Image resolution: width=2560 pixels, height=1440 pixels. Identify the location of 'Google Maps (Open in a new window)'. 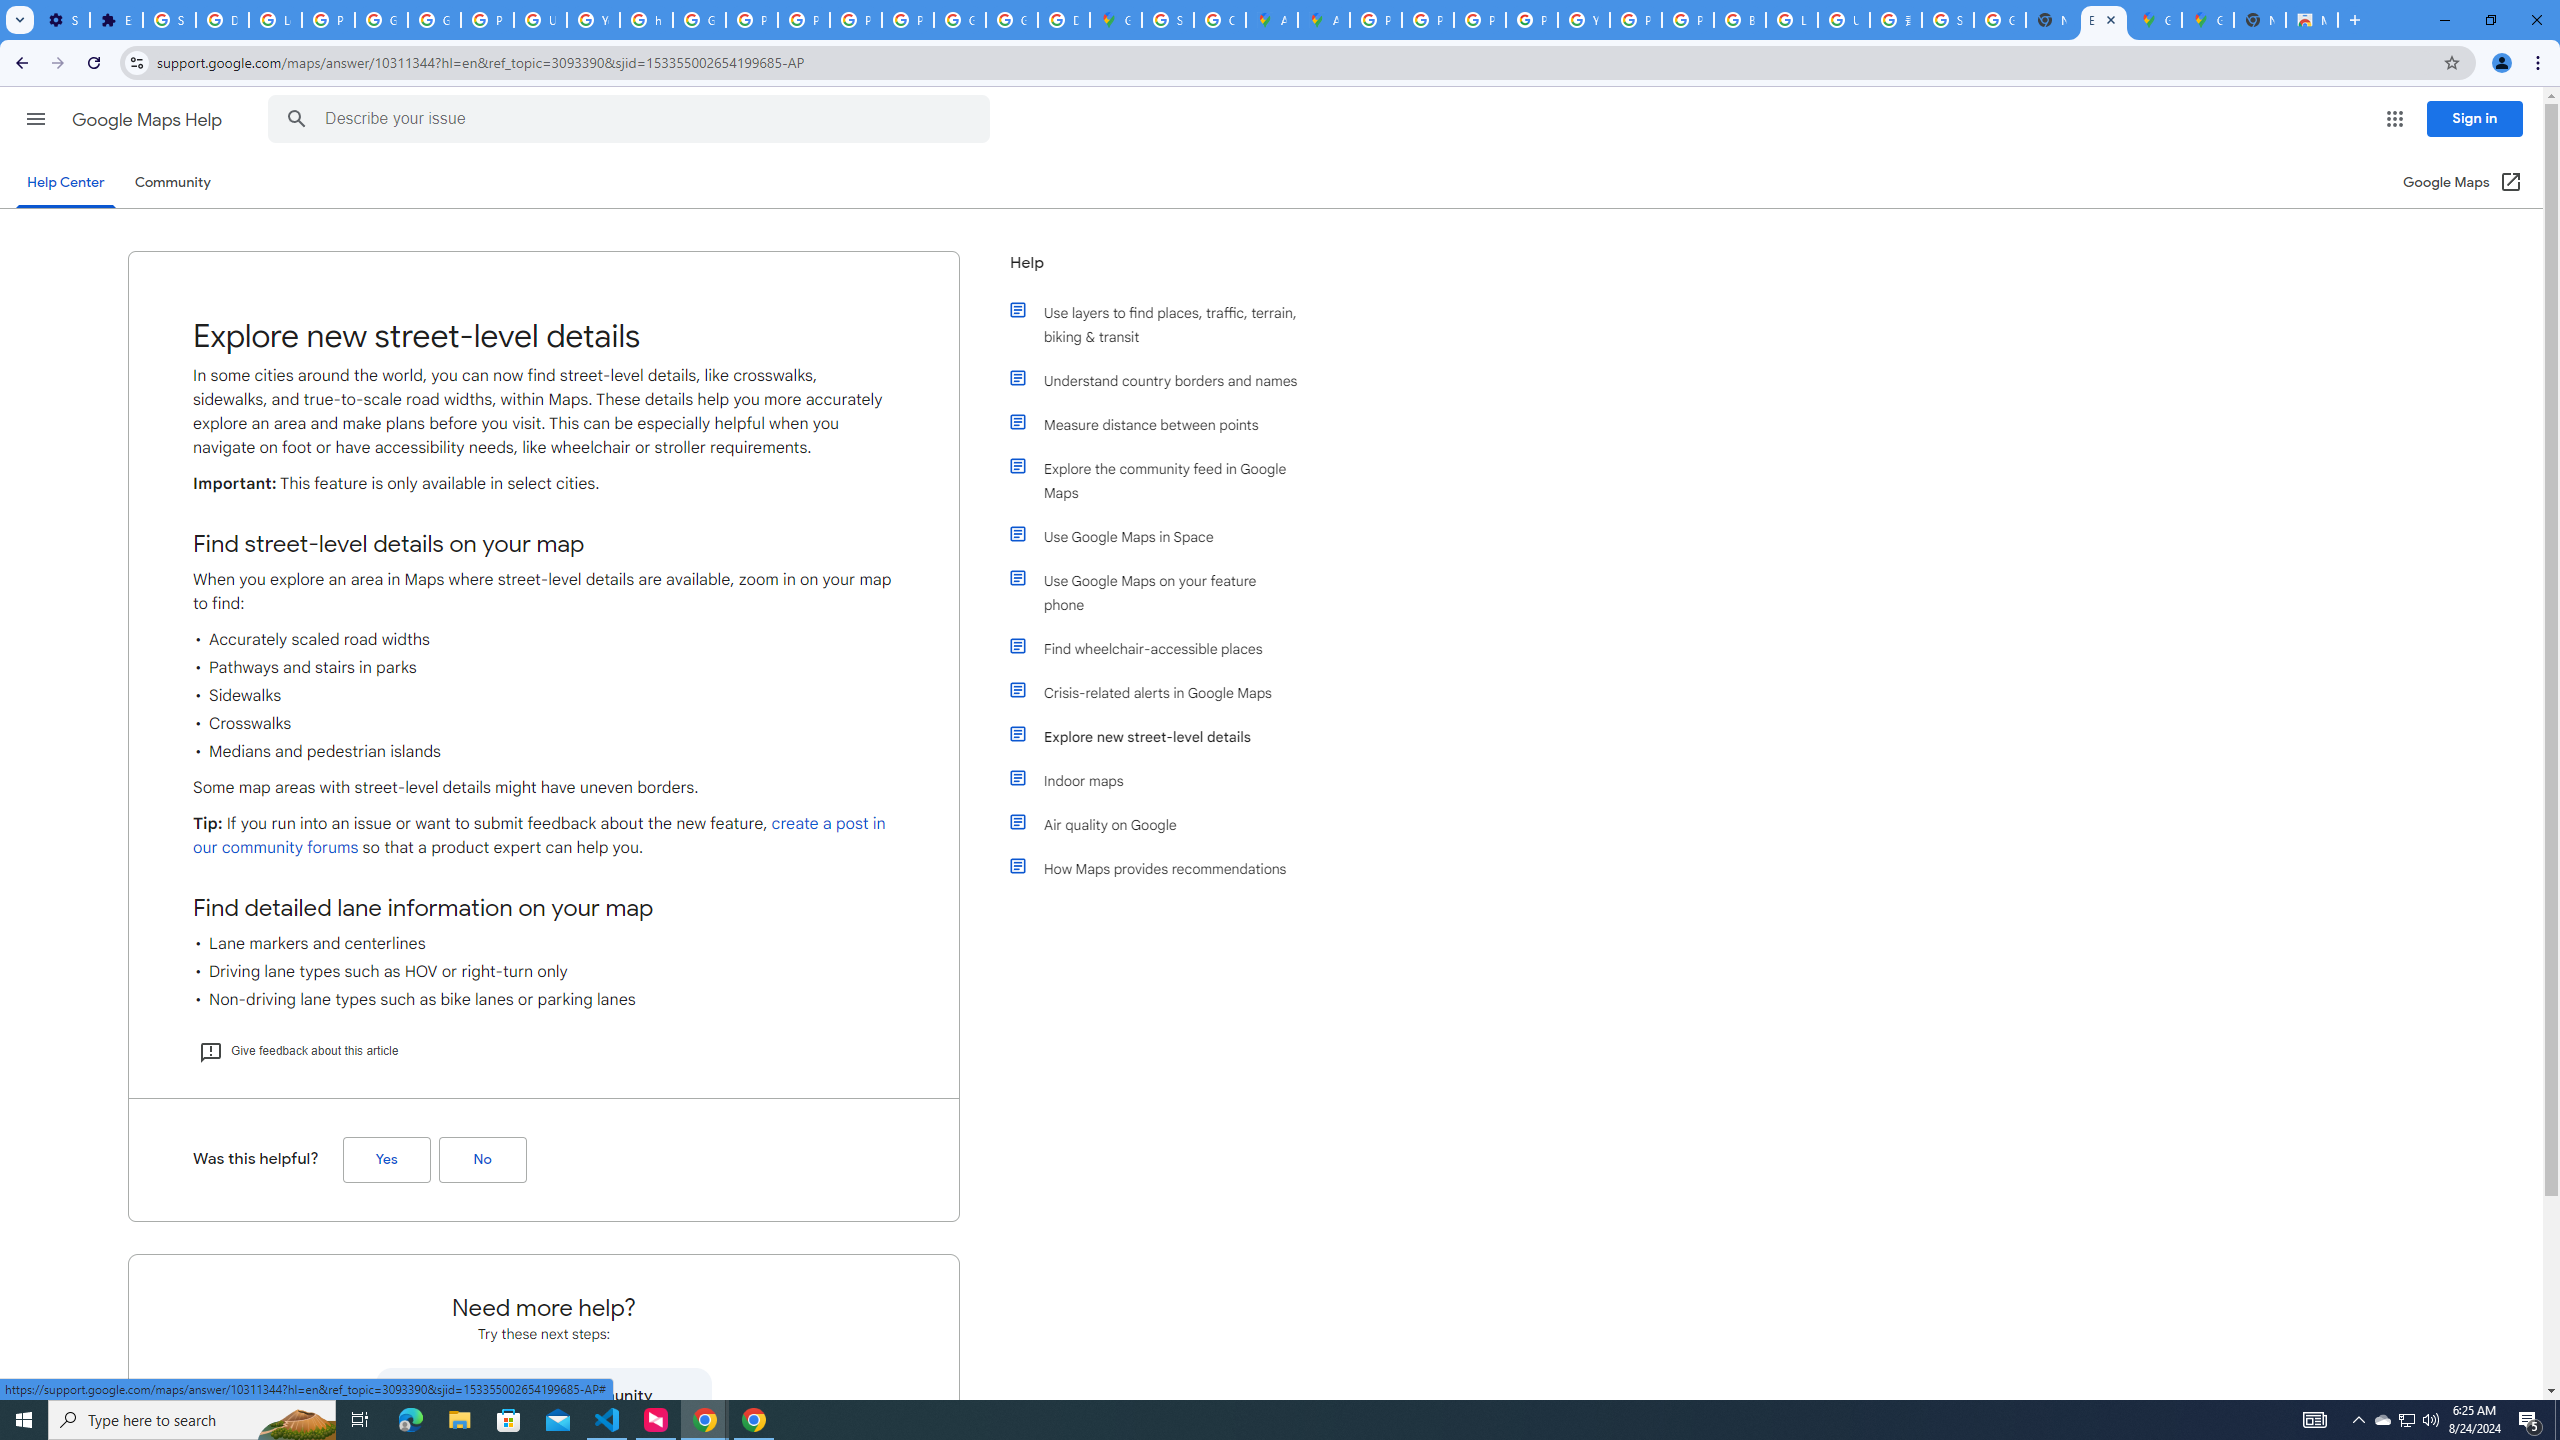
(2462, 181).